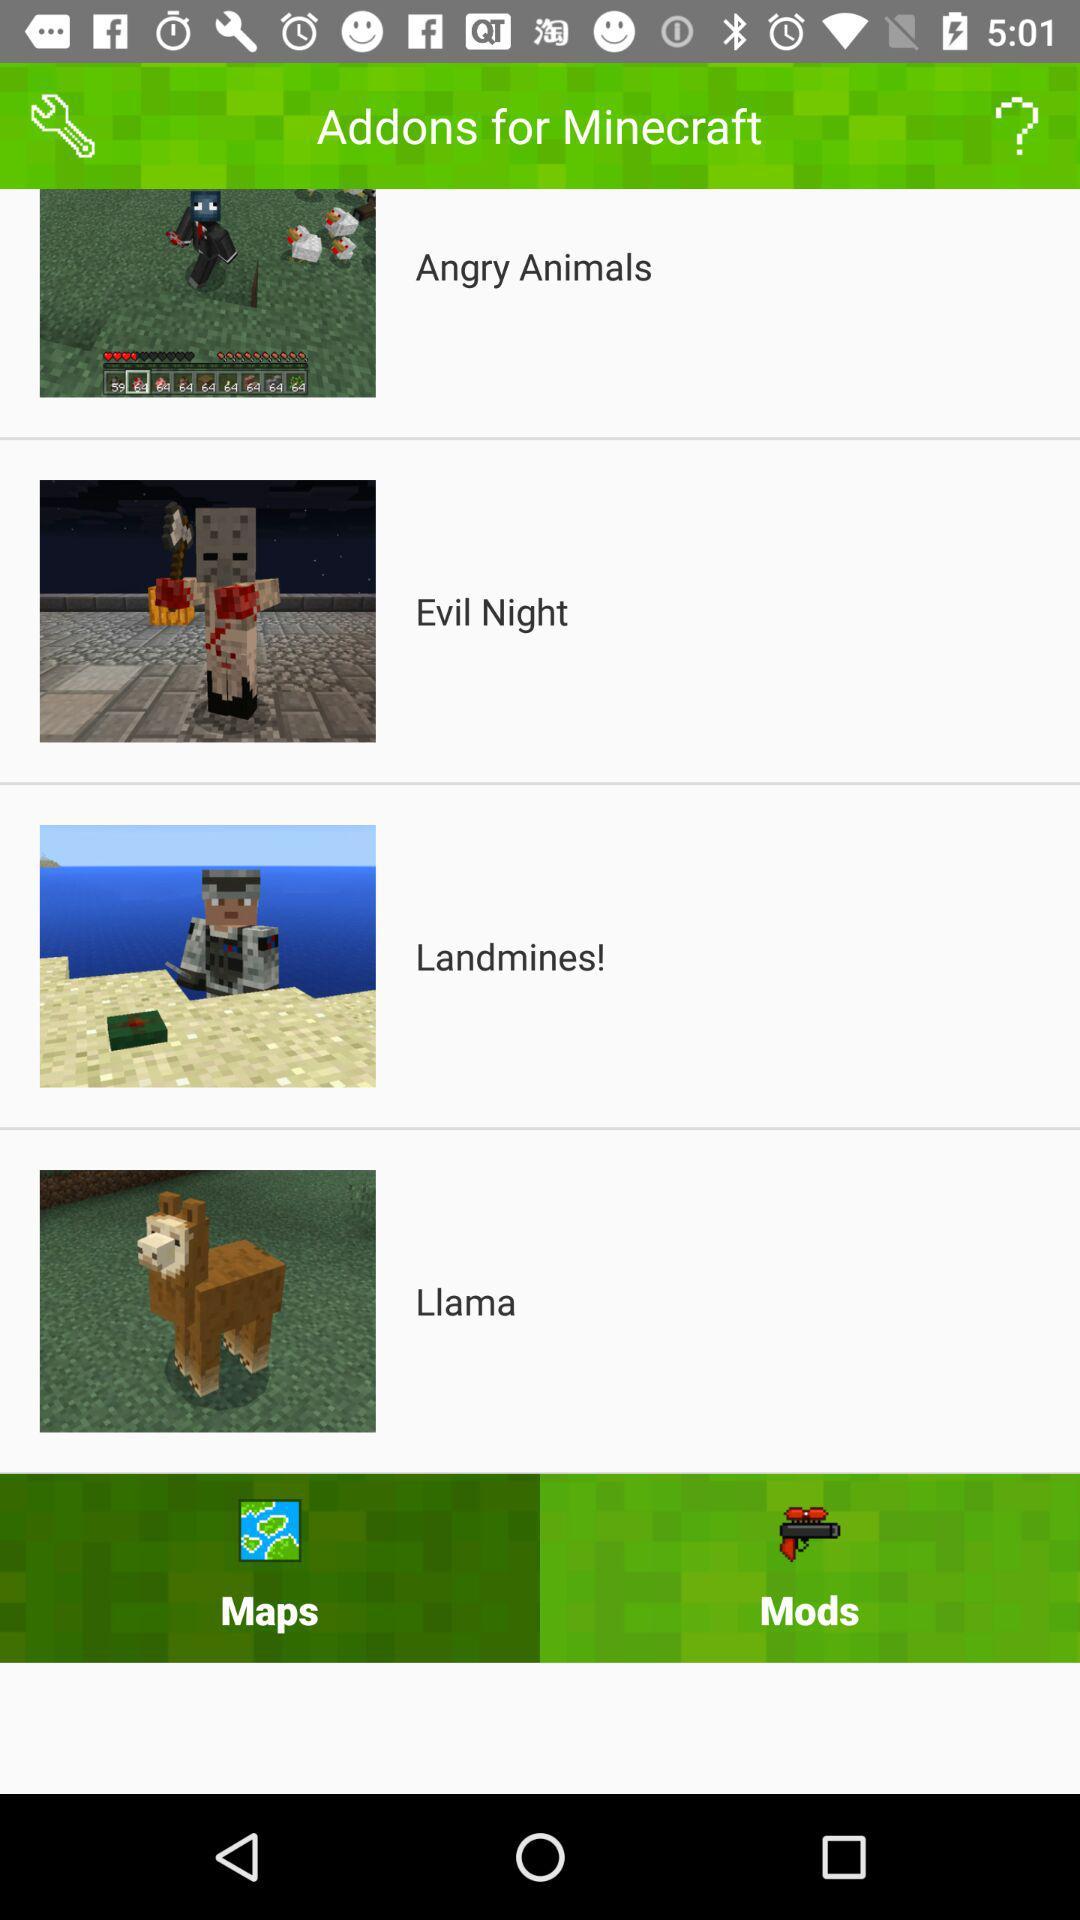 This screenshot has height=1920, width=1080. I want to click on item to the right of addons for minecraft, so click(1017, 124).